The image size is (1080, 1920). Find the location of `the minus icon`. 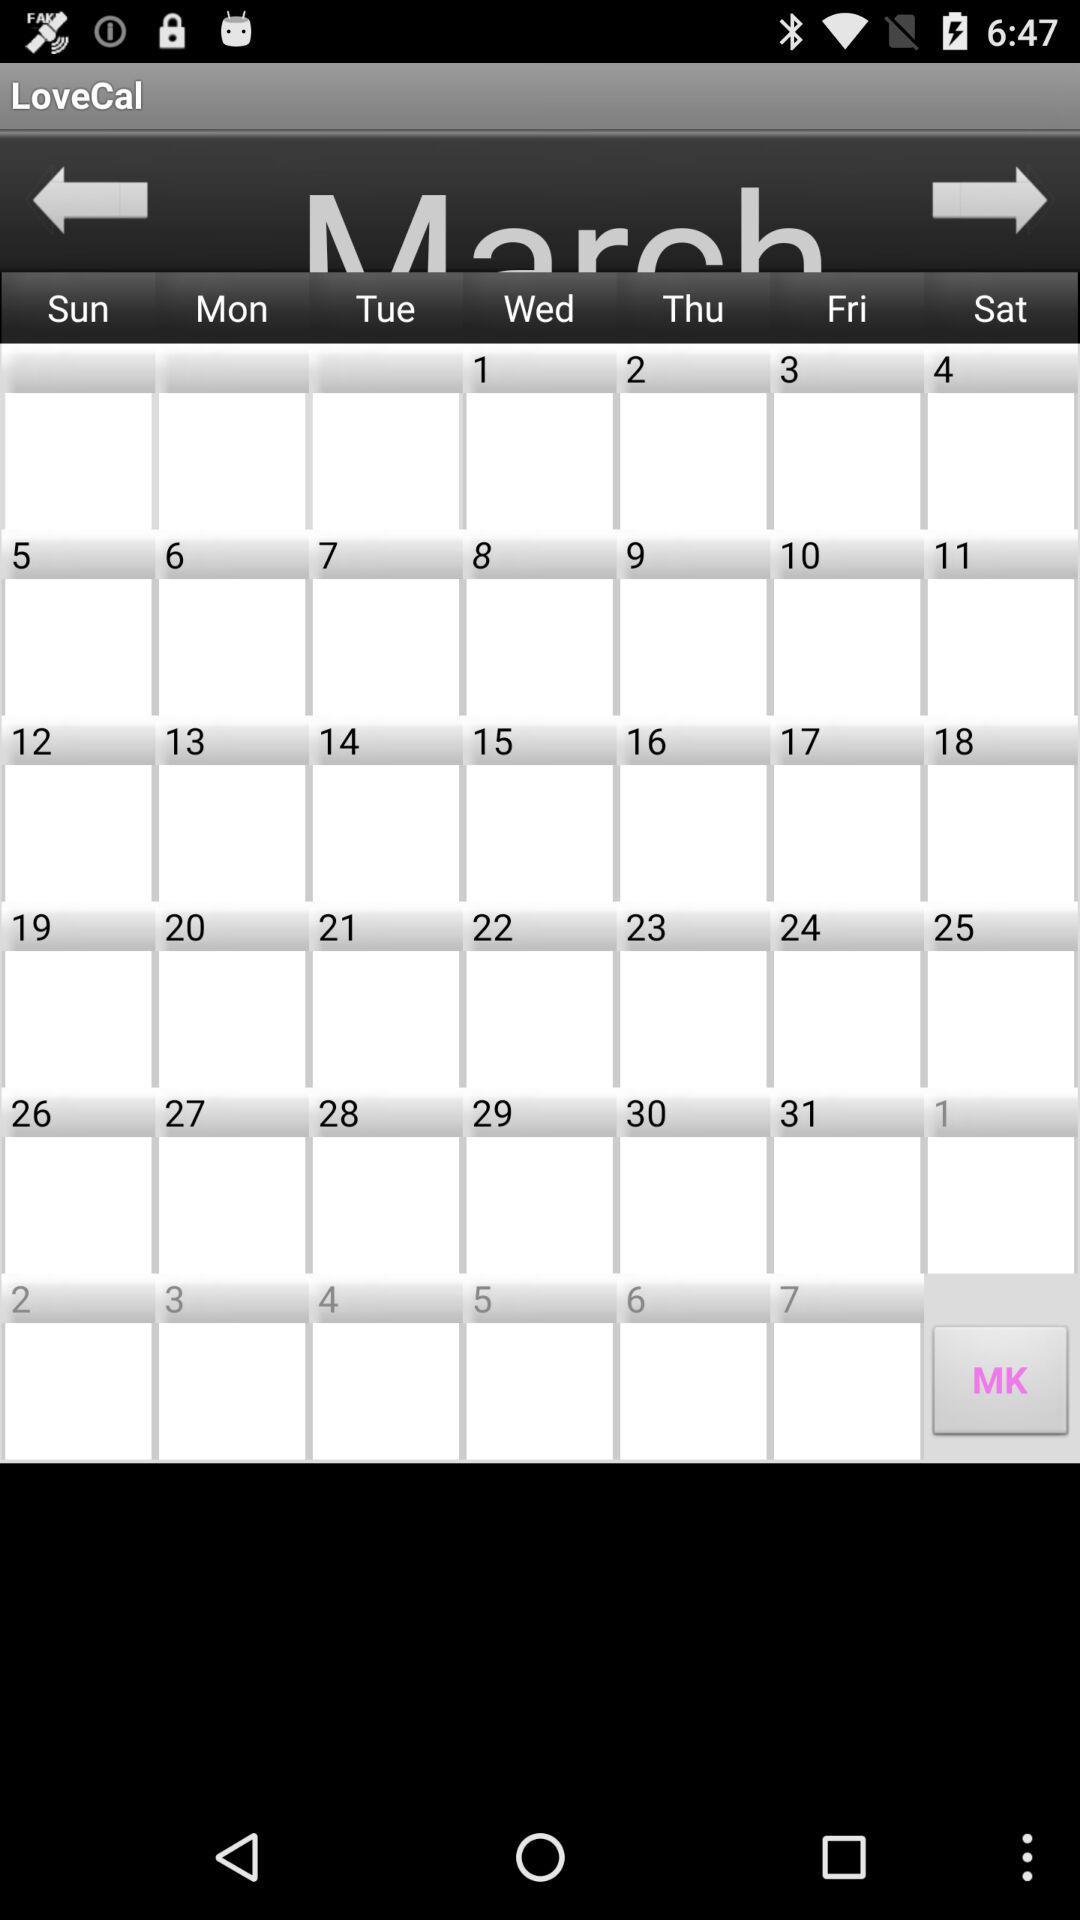

the minus icon is located at coordinates (847, 890).